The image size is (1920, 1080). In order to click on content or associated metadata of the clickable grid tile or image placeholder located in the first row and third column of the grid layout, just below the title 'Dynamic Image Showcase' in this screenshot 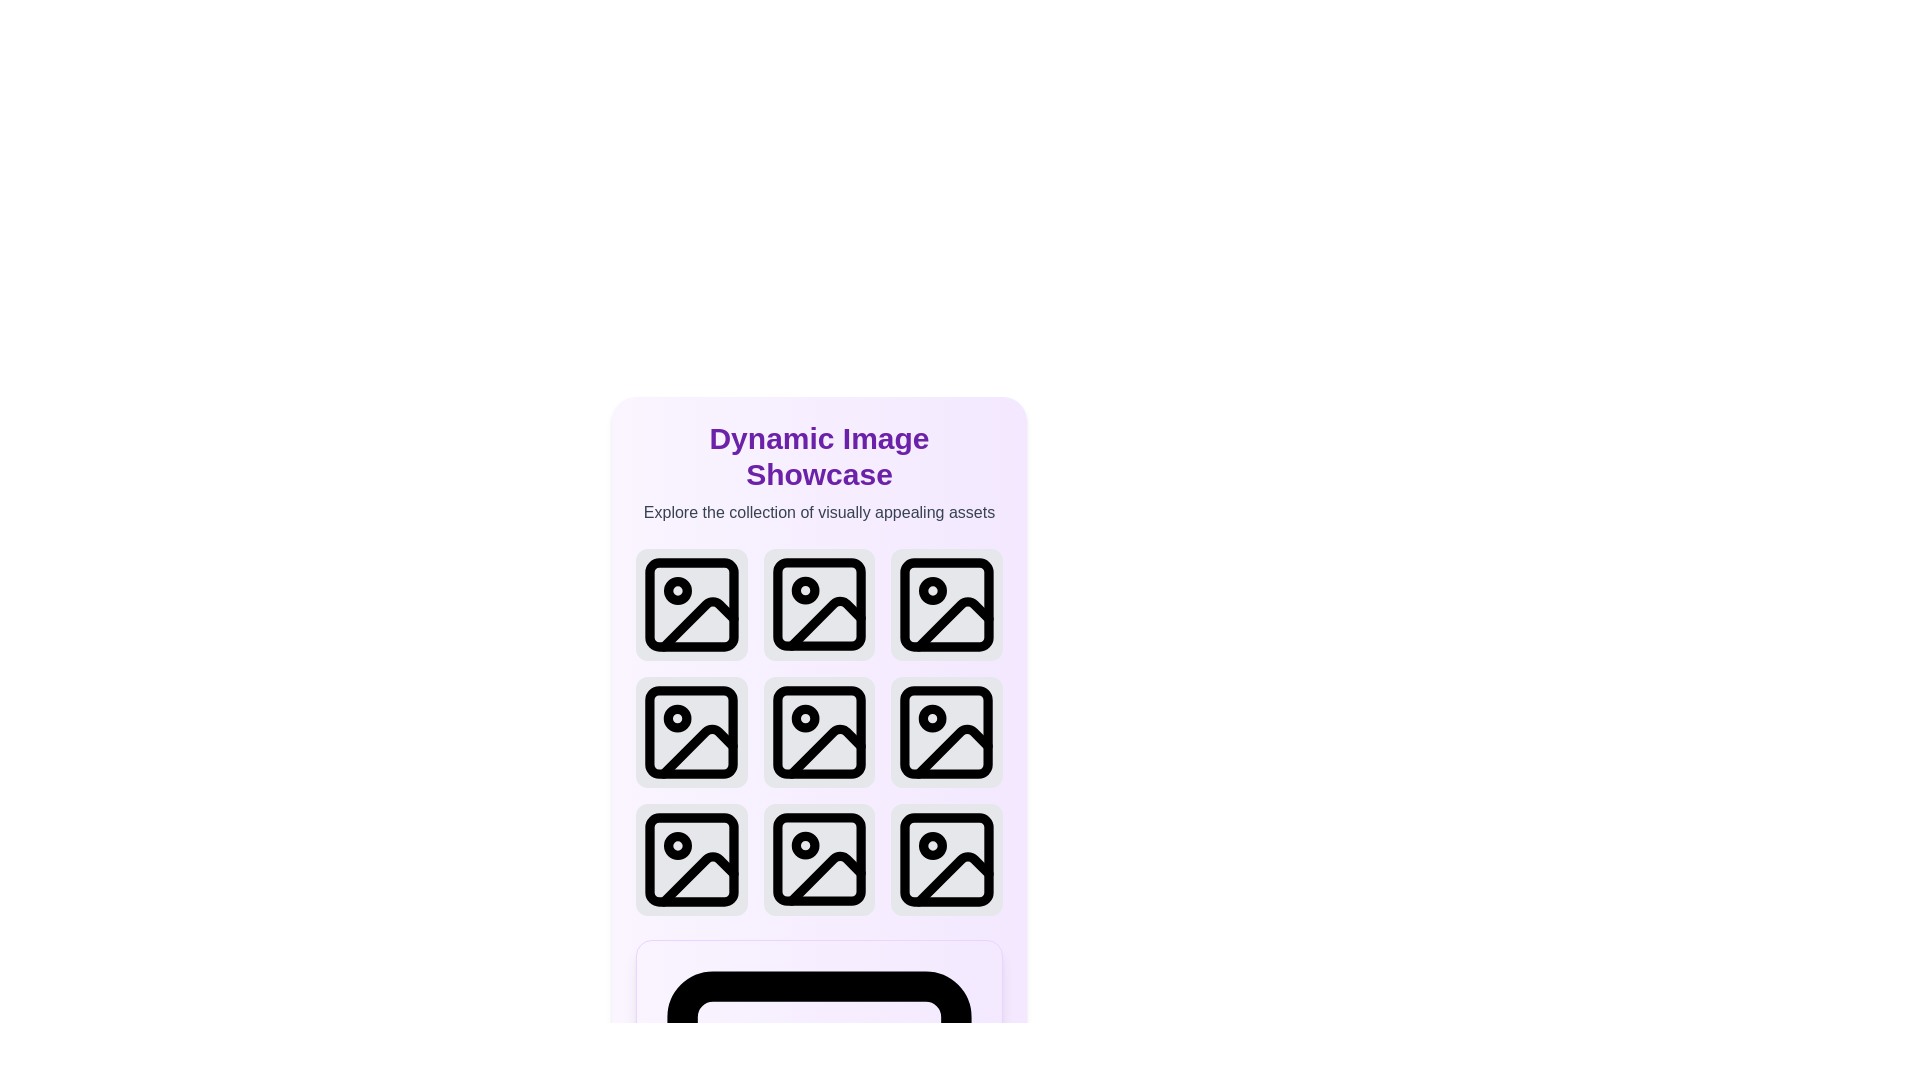, I will do `click(945, 603)`.